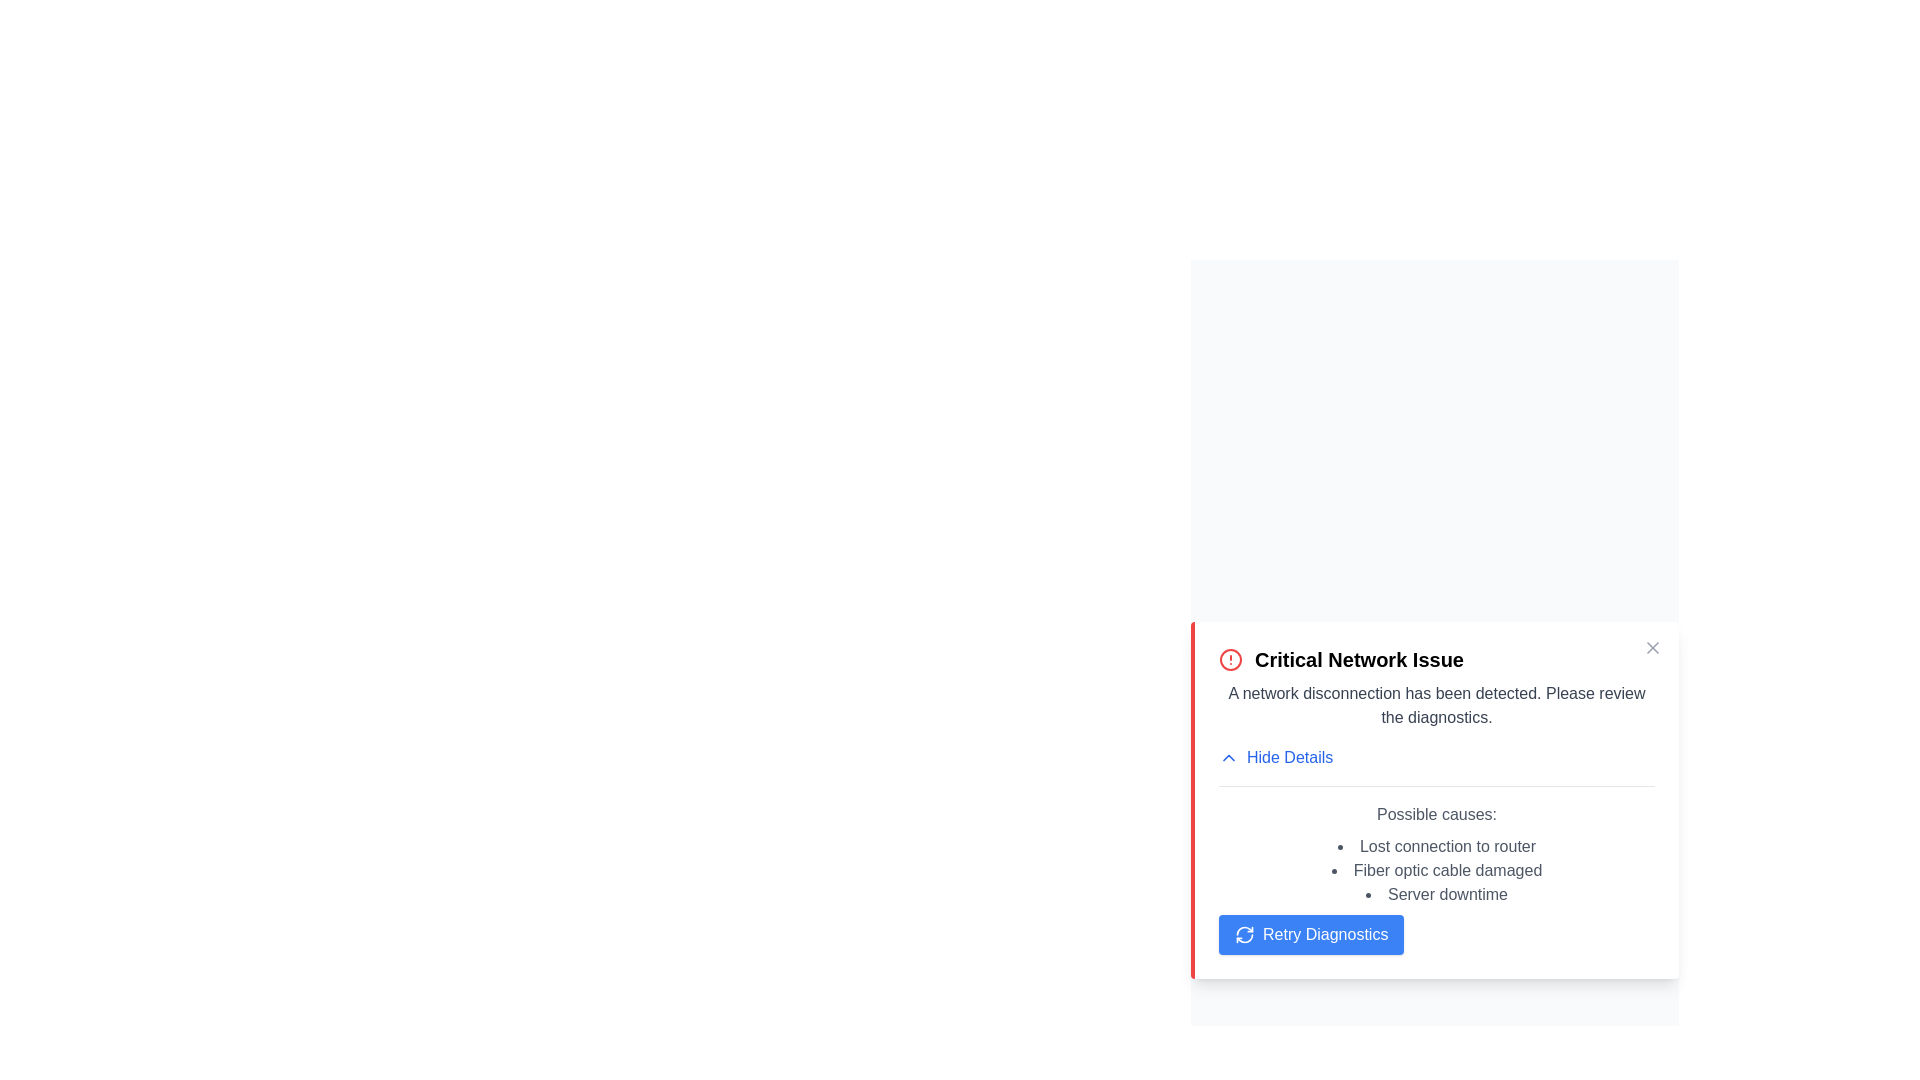 This screenshot has height=1080, width=1920. I want to click on close button to dismiss the alert, so click(1652, 647).